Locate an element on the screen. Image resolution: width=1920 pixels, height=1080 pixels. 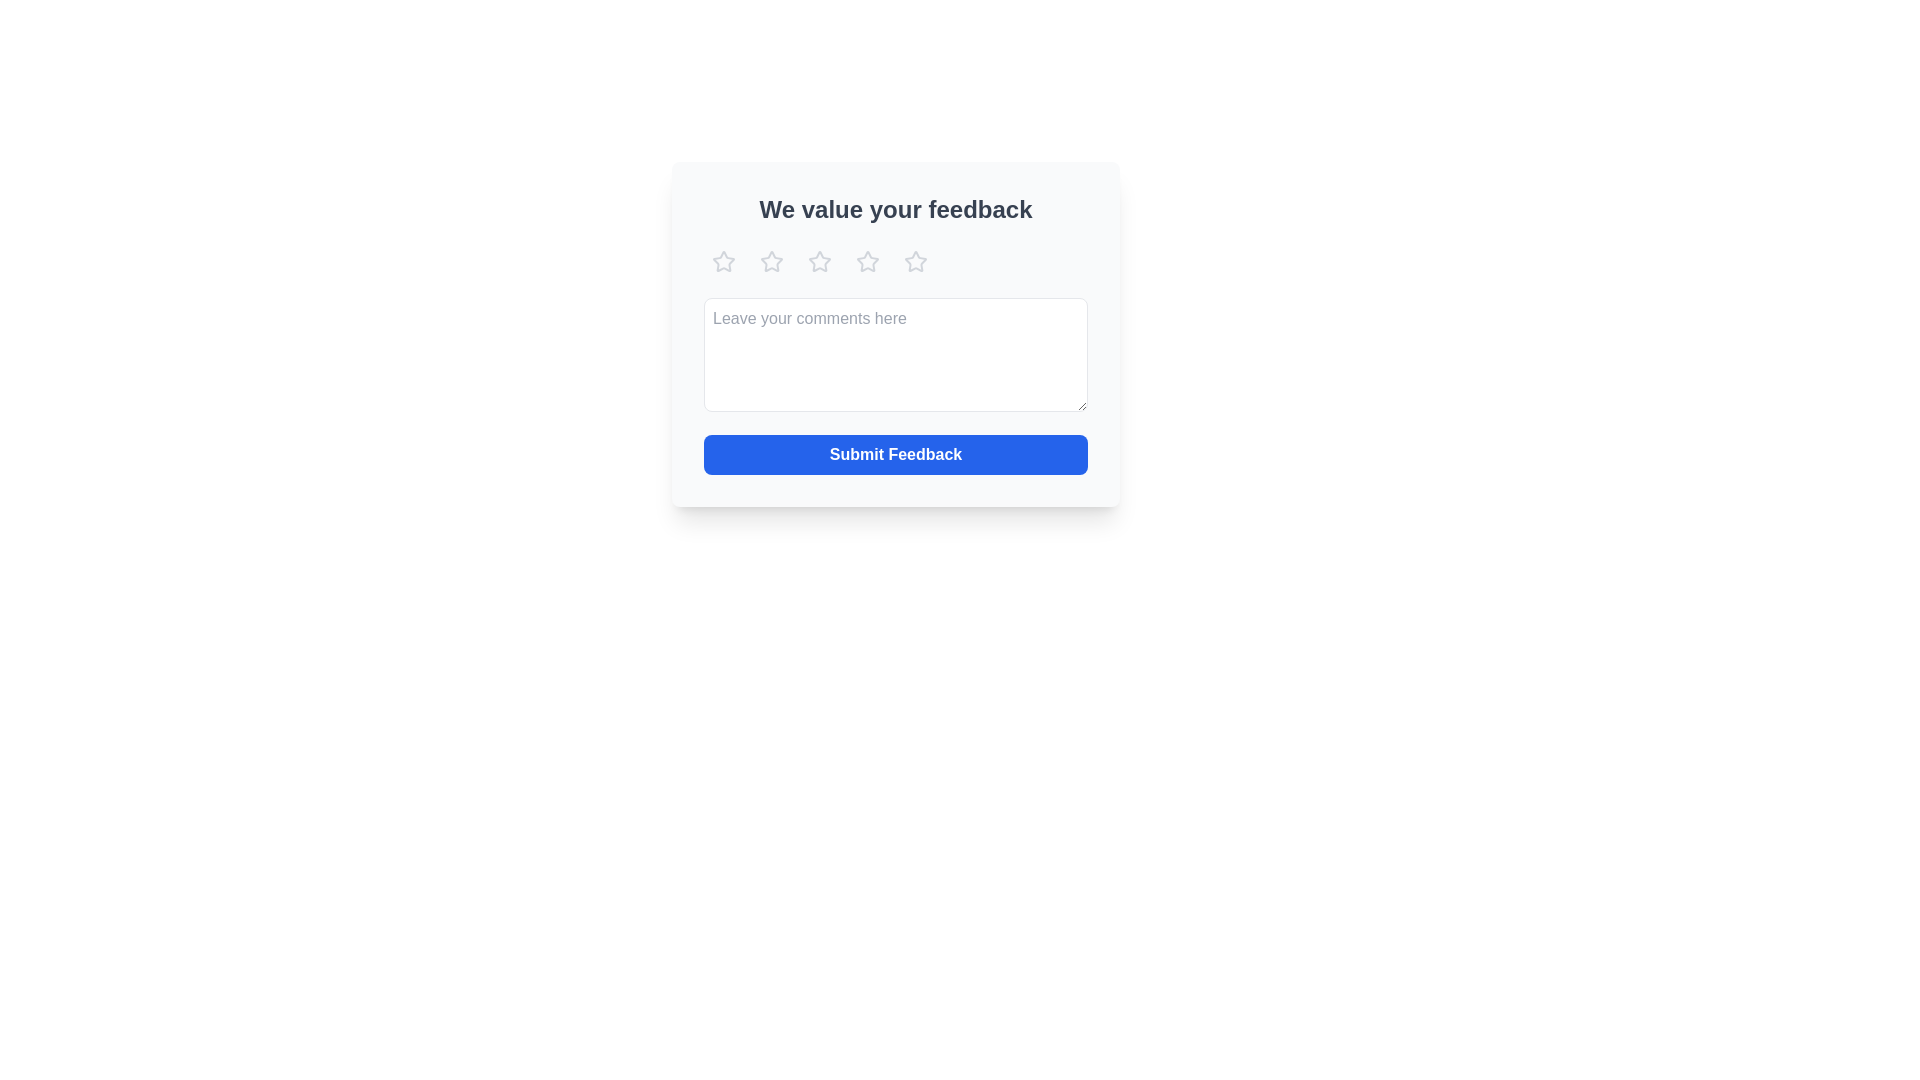
the fifth star icon in the rating system is located at coordinates (915, 261).